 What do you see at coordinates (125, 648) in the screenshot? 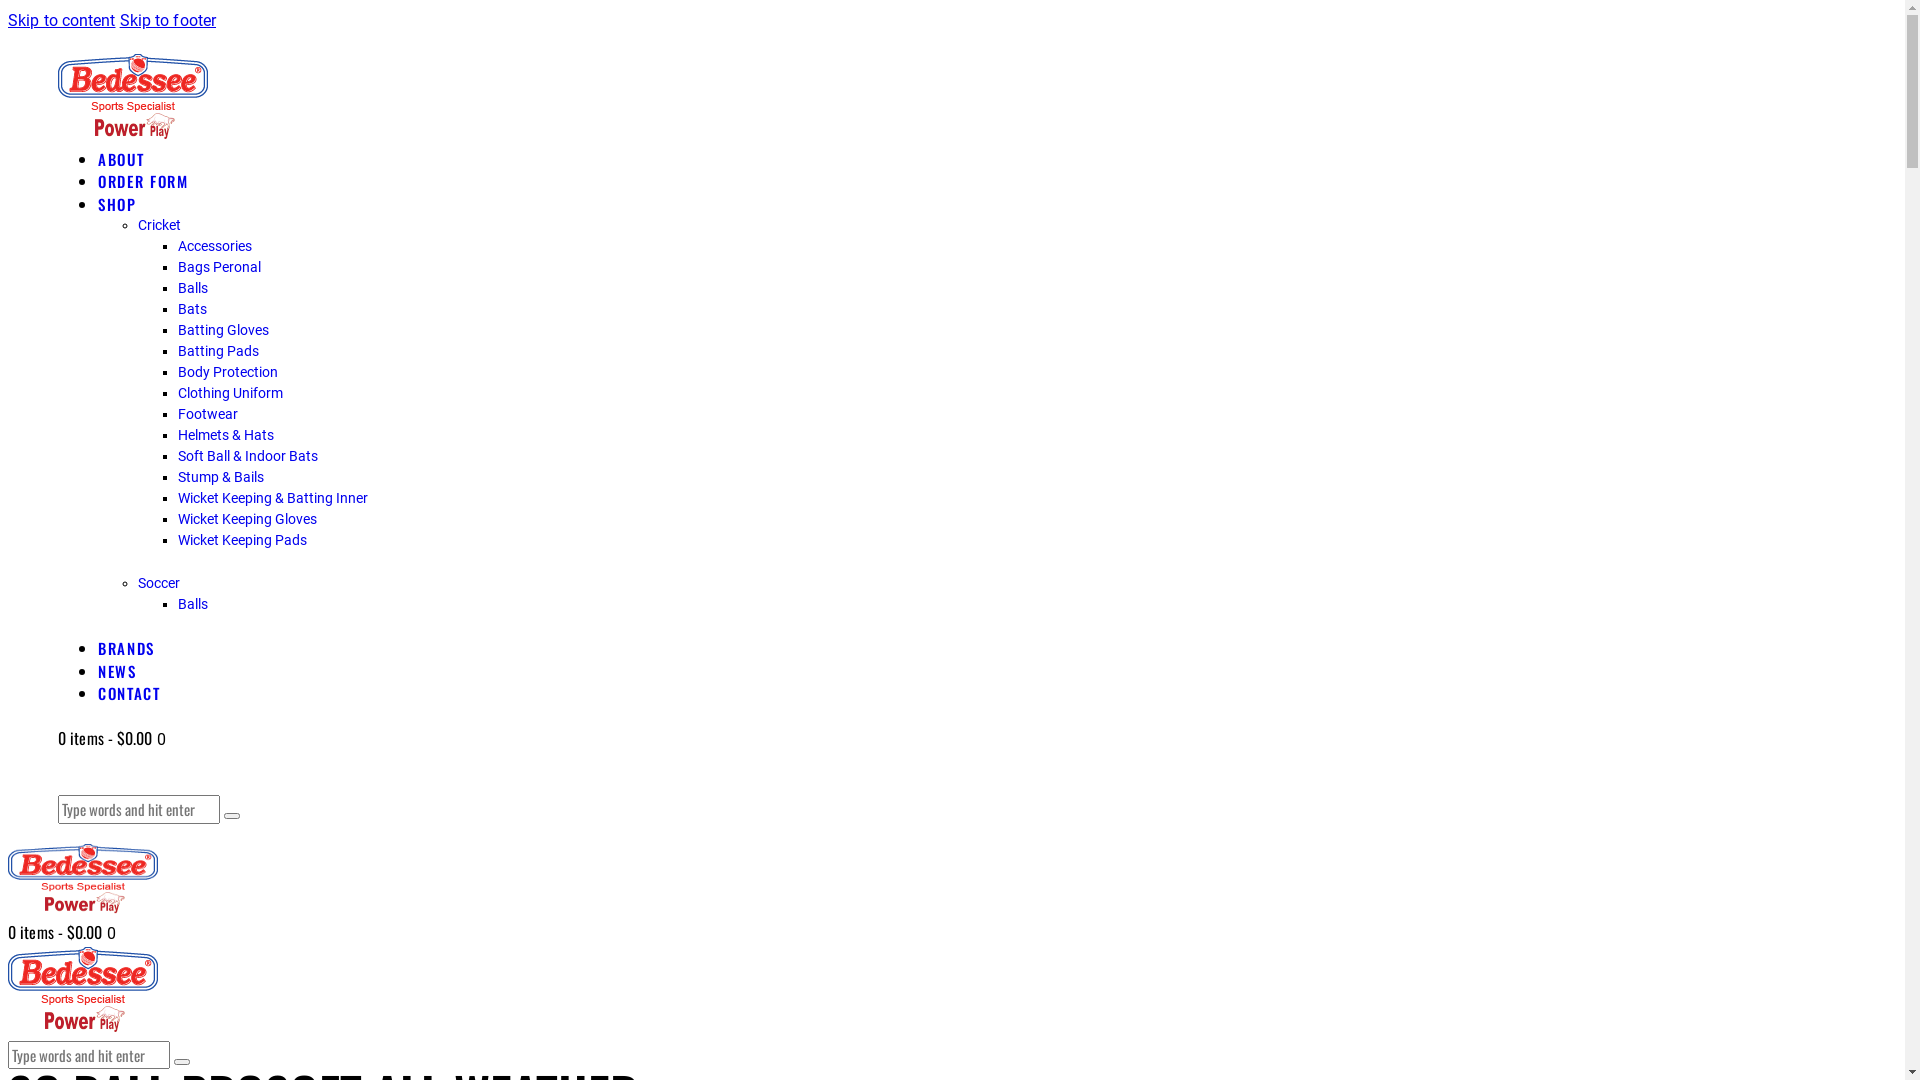
I see `'BRANDS'` at bounding box center [125, 648].